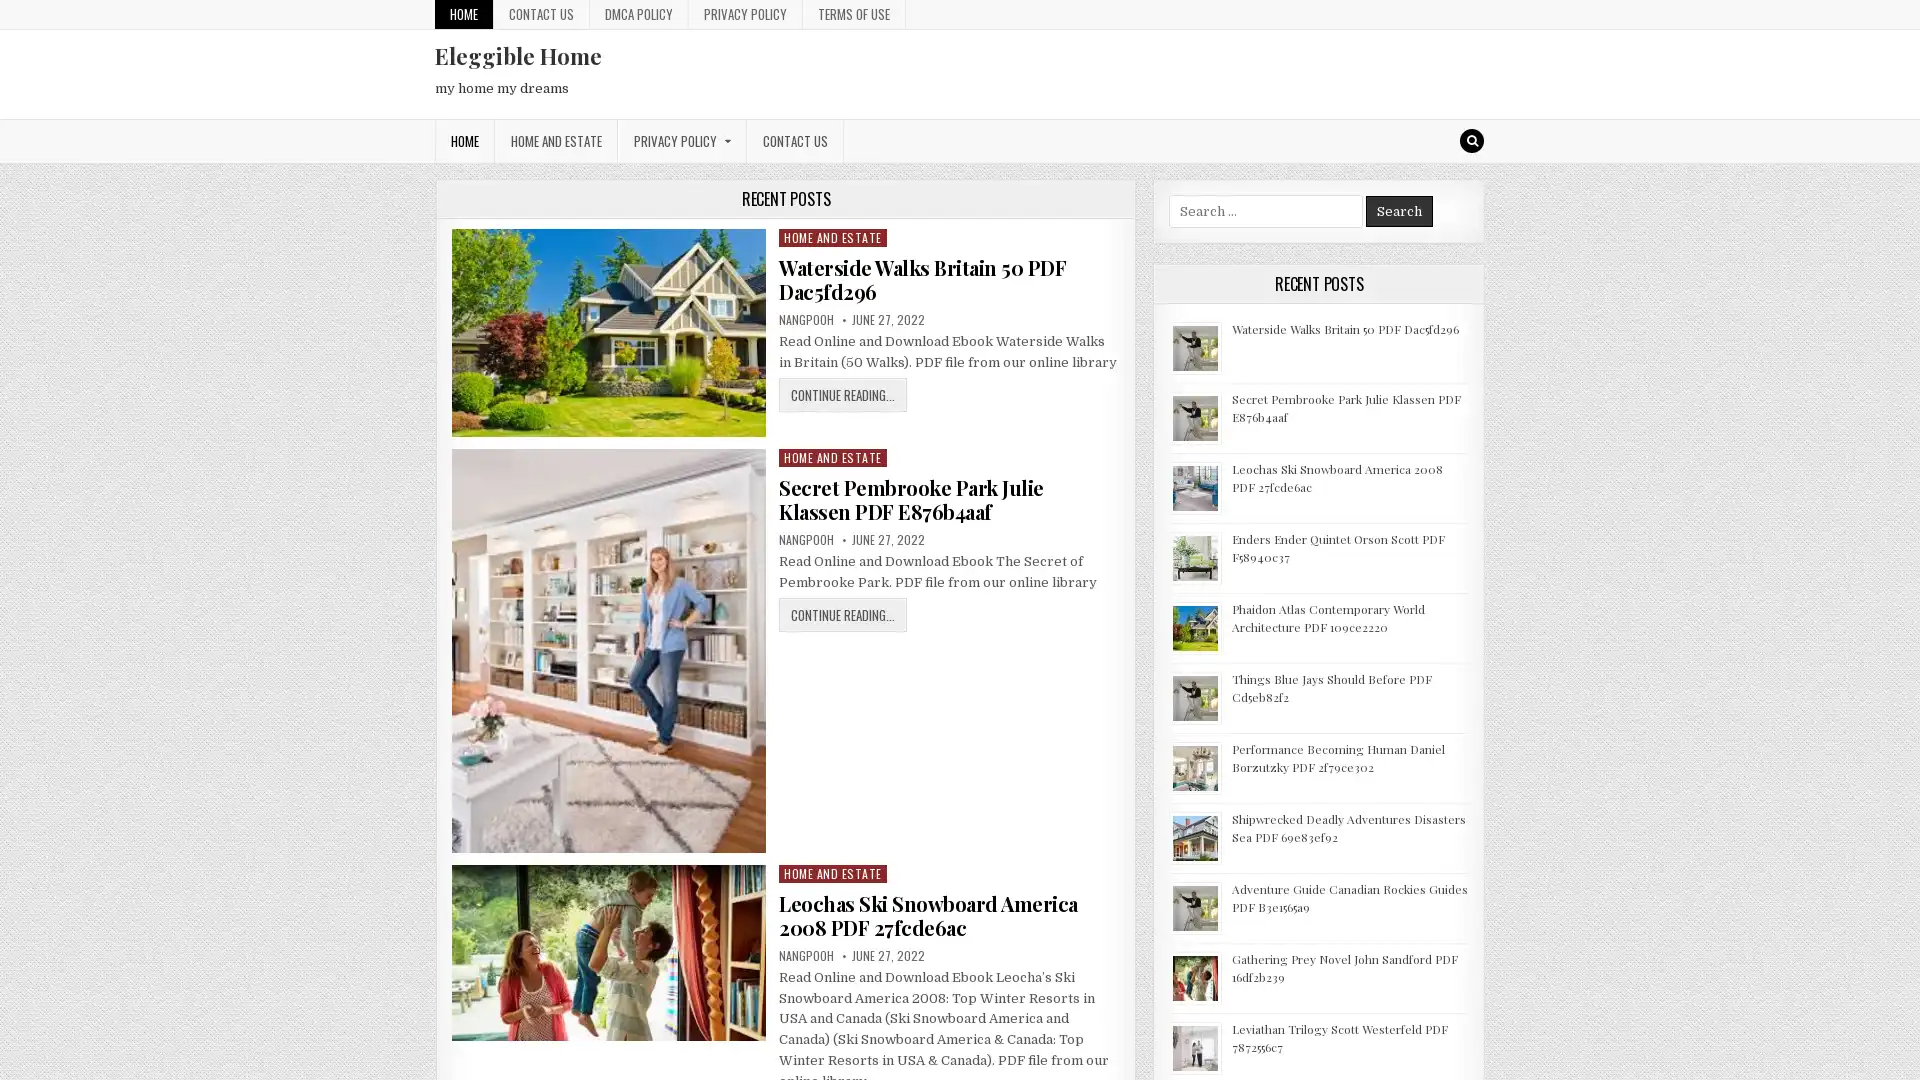 Image resolution: width=1920 pixels, height=1080 pixels. What do you see at coordinates (1398, 211) in the screenshot?
I see `Search` at bounding box center [1398, 211].